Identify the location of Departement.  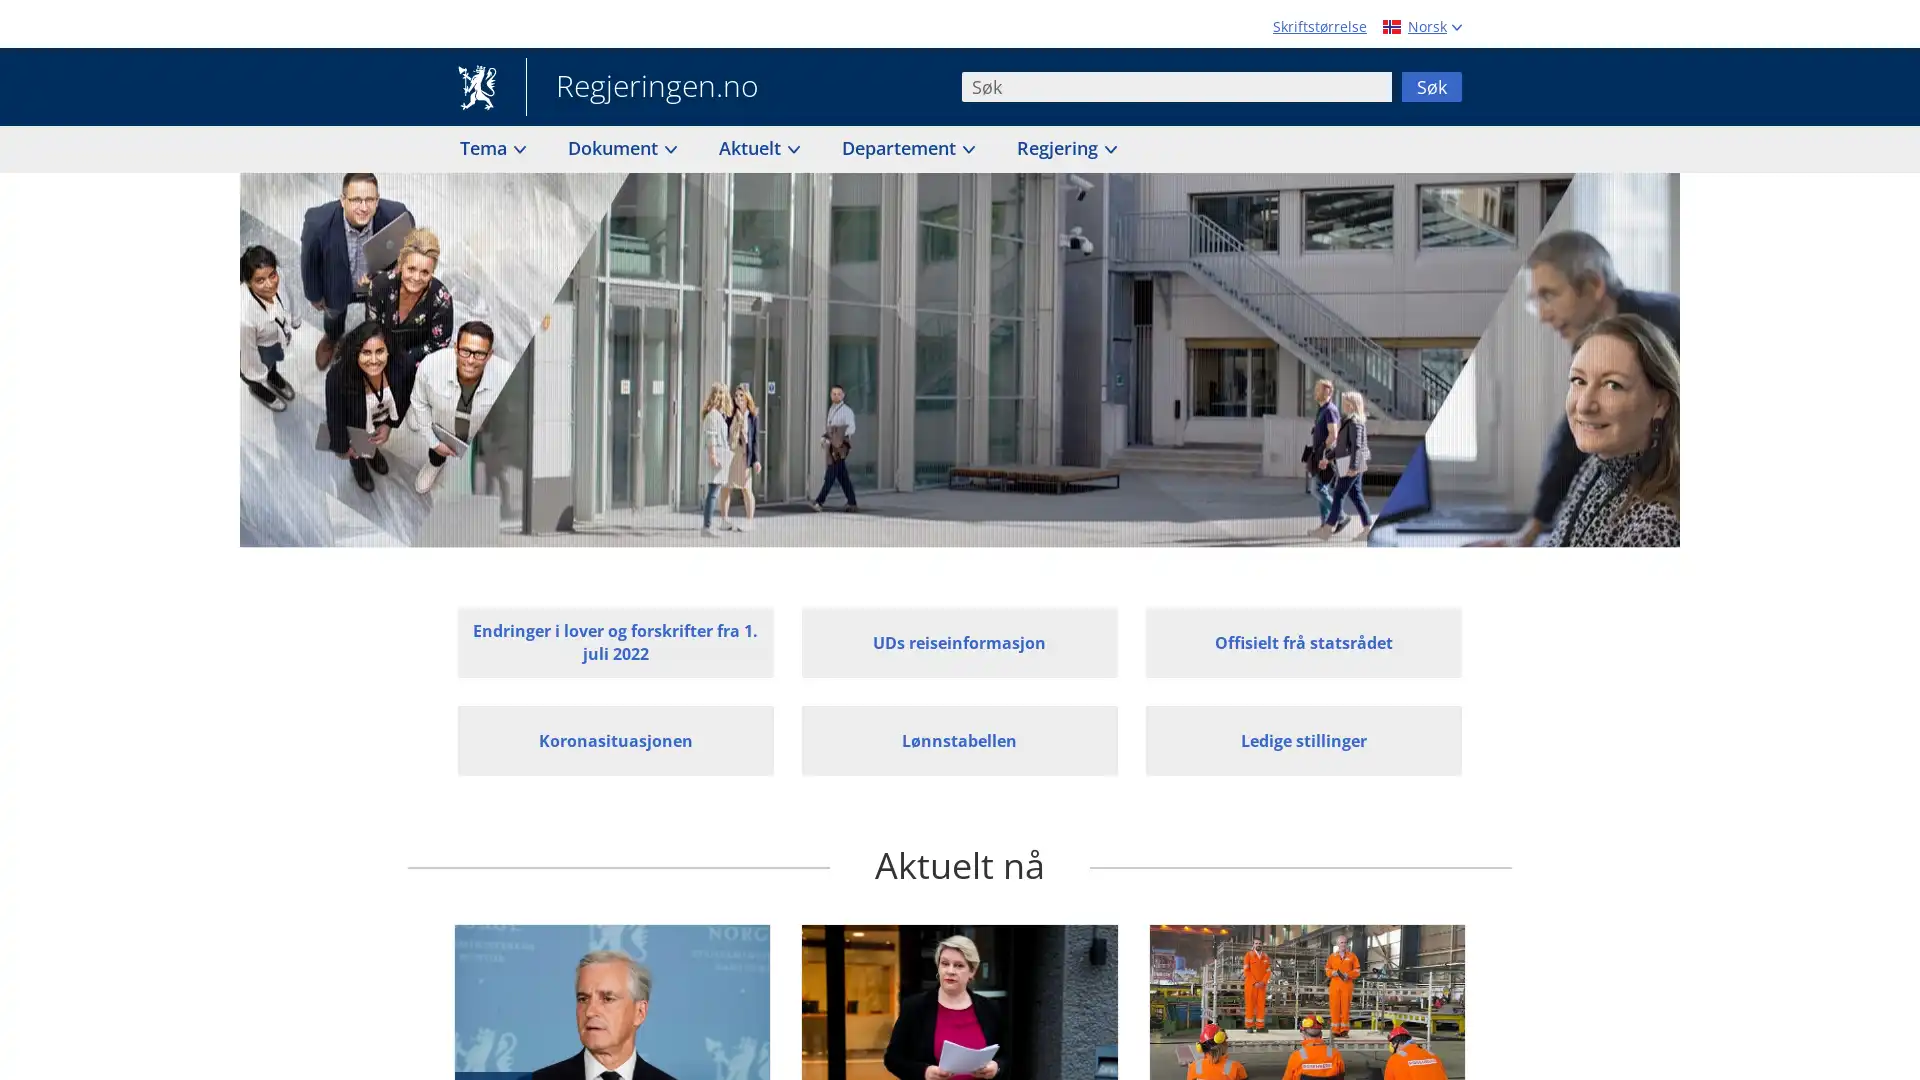
(906, 147).